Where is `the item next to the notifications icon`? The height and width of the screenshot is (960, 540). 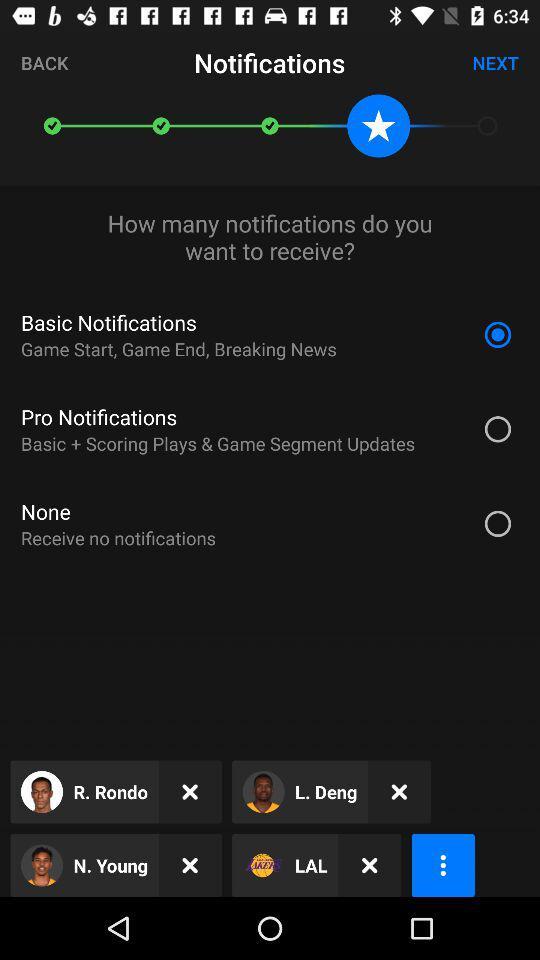
the item next to the notifications icon is located at coordinates (44, 62).